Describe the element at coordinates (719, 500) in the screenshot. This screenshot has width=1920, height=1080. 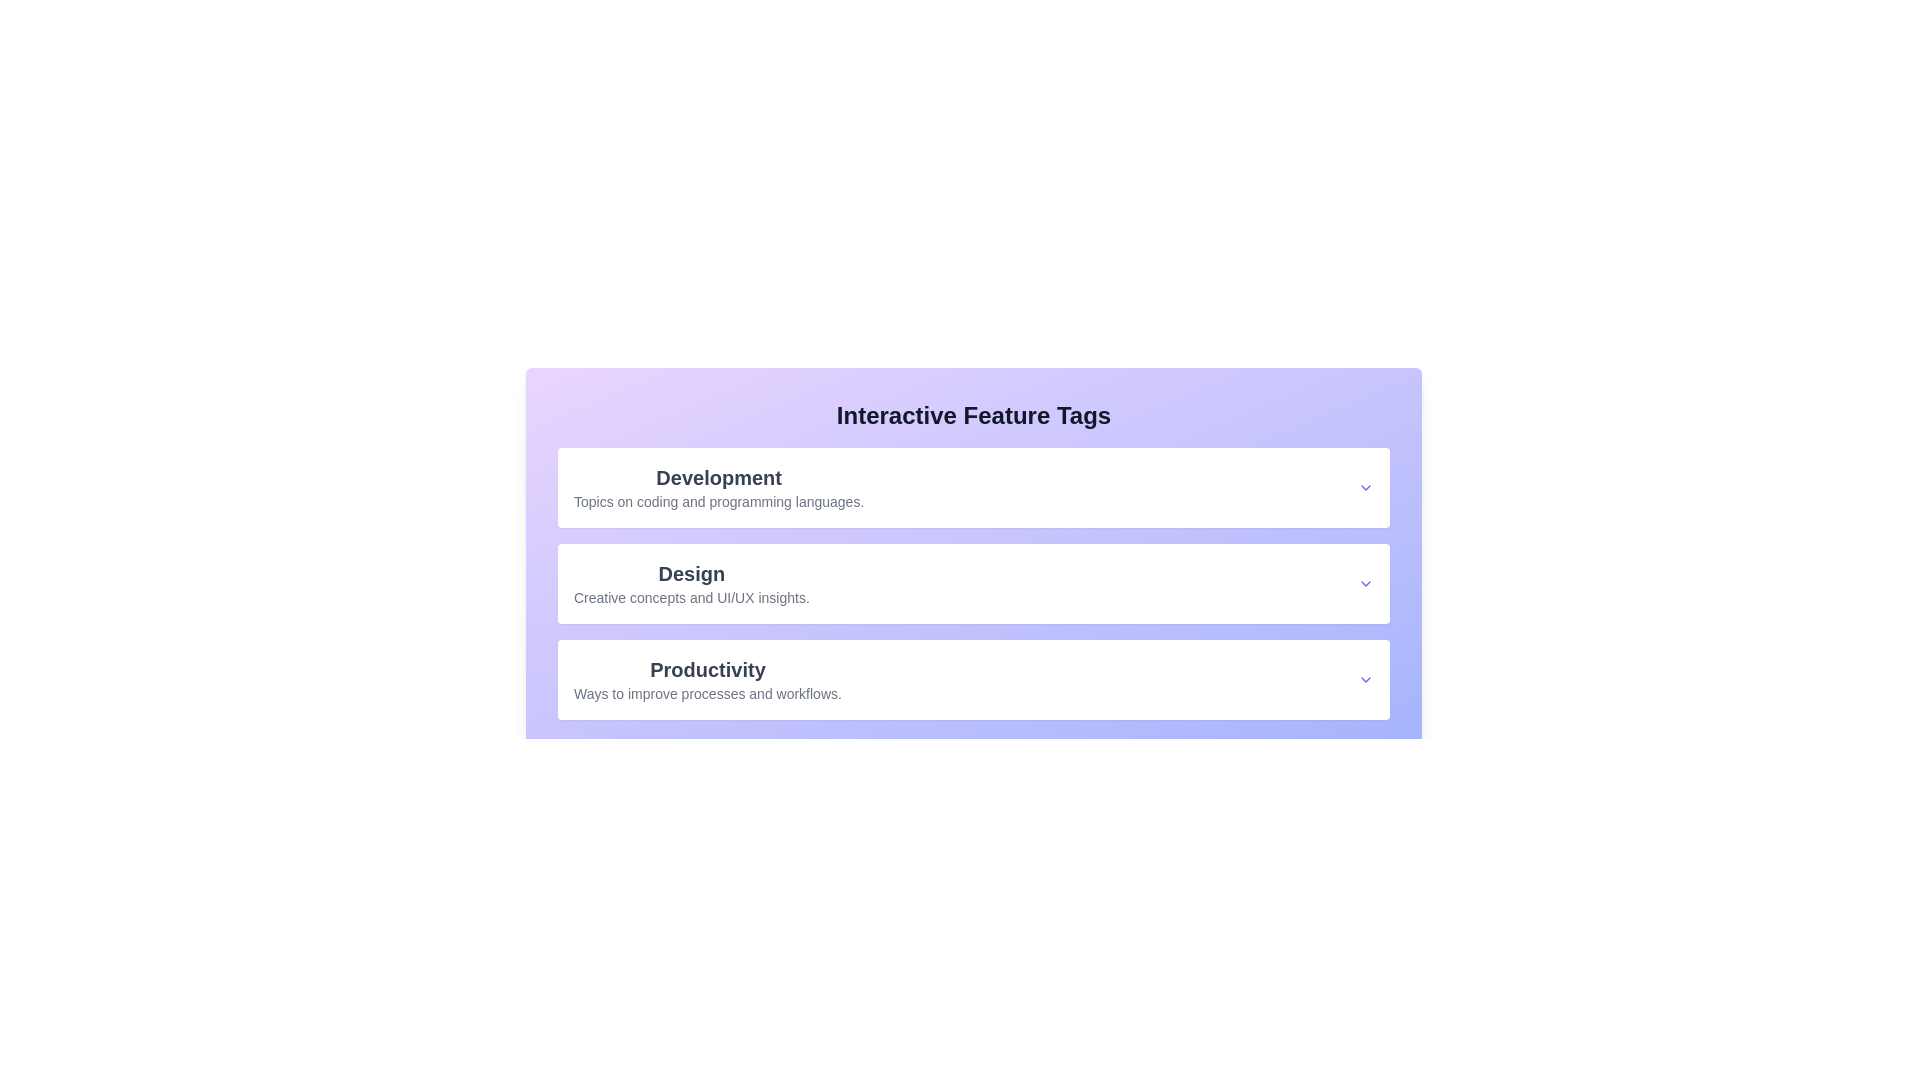
I see `the Text Label providing additional details related to the section titled 'Development', which is located beneath the heading 'Development' and above 'Design'` at that location.